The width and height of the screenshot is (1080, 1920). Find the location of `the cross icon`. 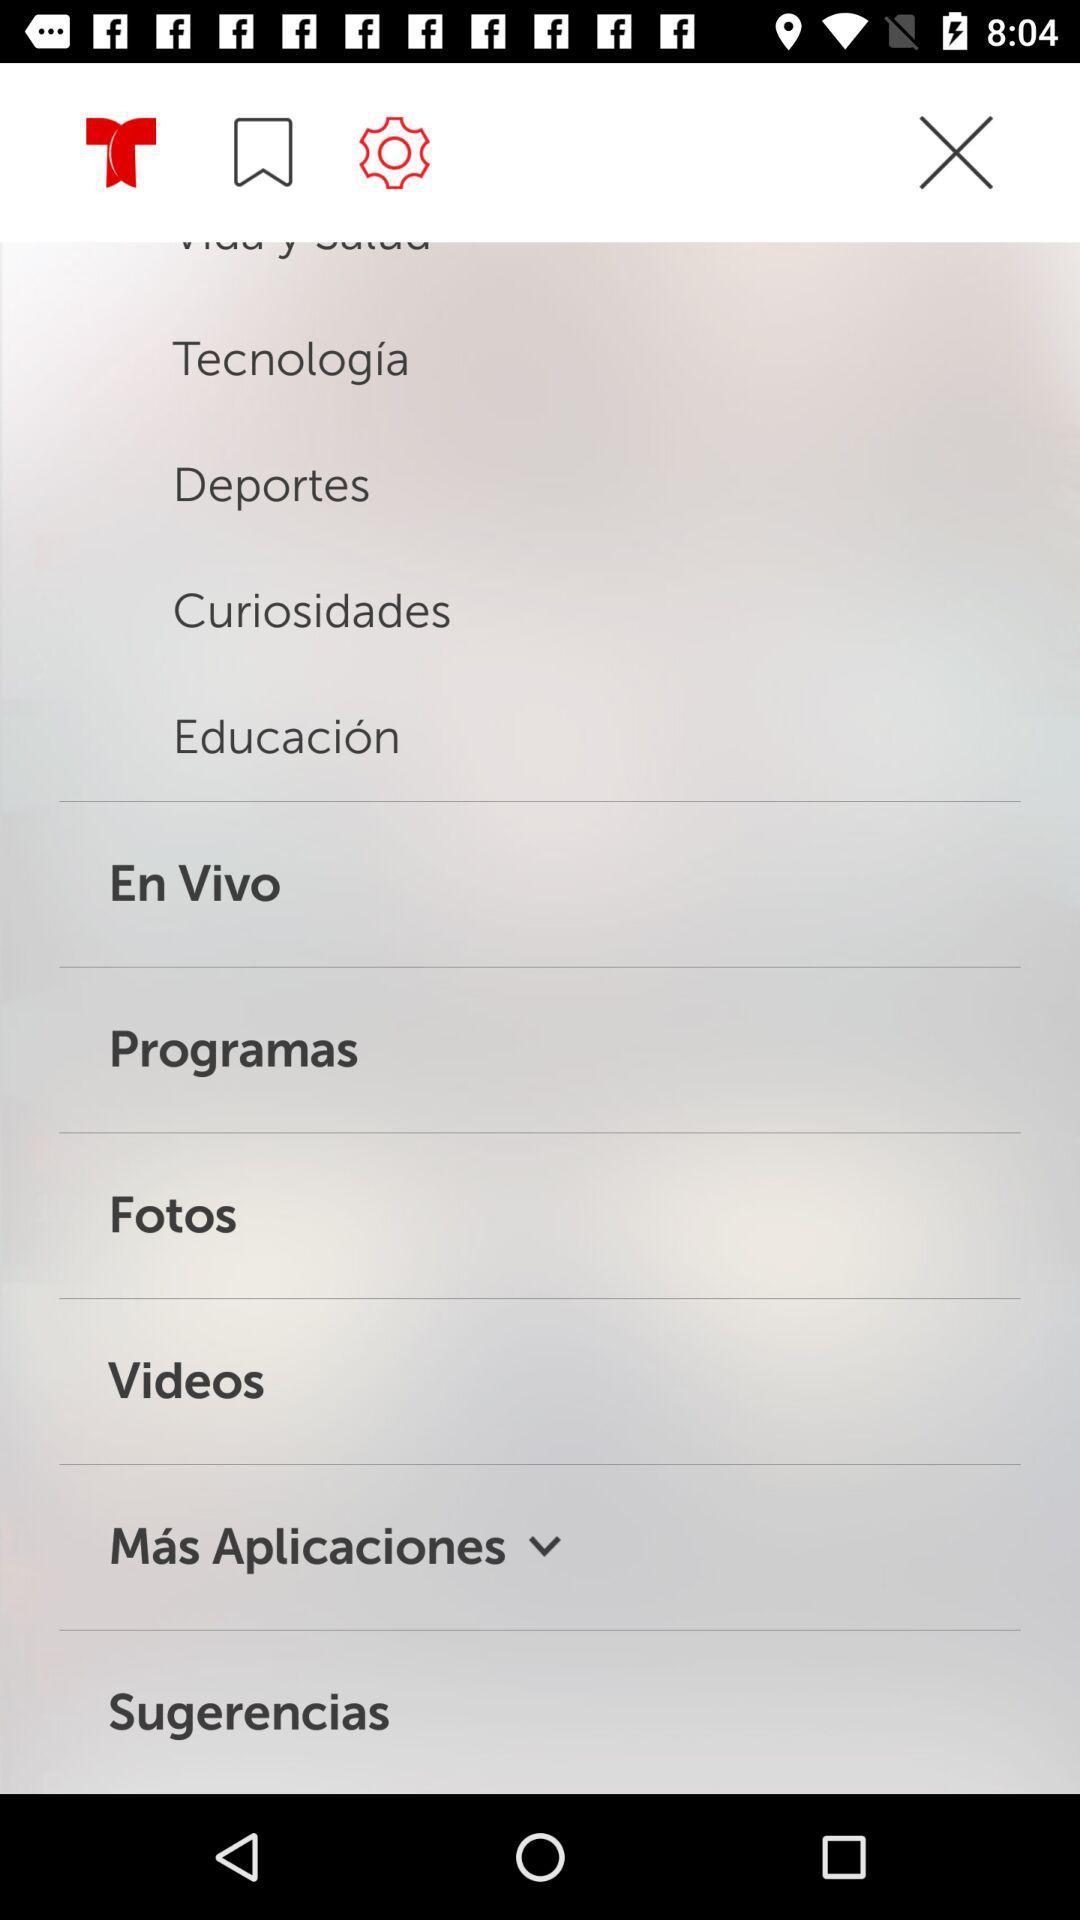

the cross icon is located at coordinates (955, 188).